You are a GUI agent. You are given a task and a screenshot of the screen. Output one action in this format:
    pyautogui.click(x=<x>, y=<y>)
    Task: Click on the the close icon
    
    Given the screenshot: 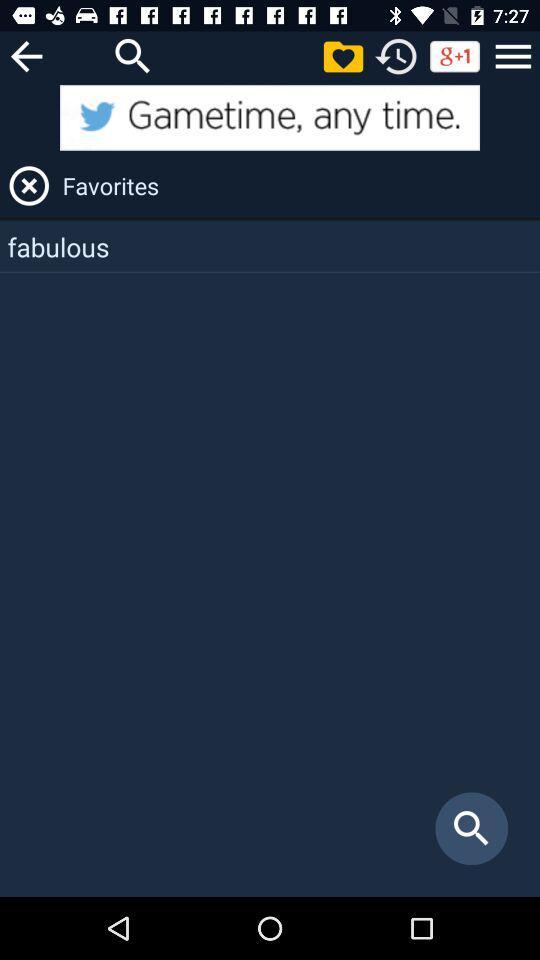 What is the action you would take?
    pyautogui.click(x=28, y=185)
    